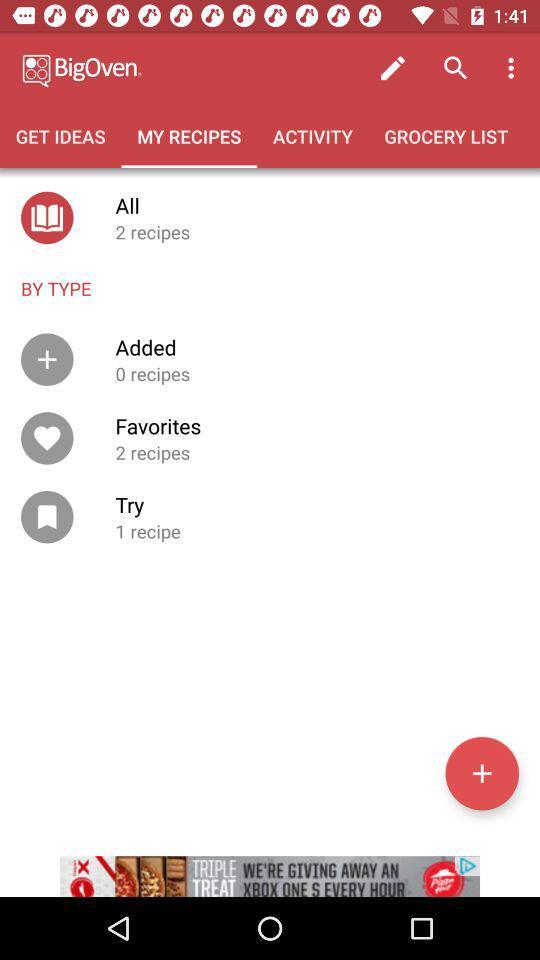 Image resolution: width=540 pixels, height=960 pixels. What do you see at coordinates (481, 772) in the screenshot?
I see `page` at bounding box center [481, 772].